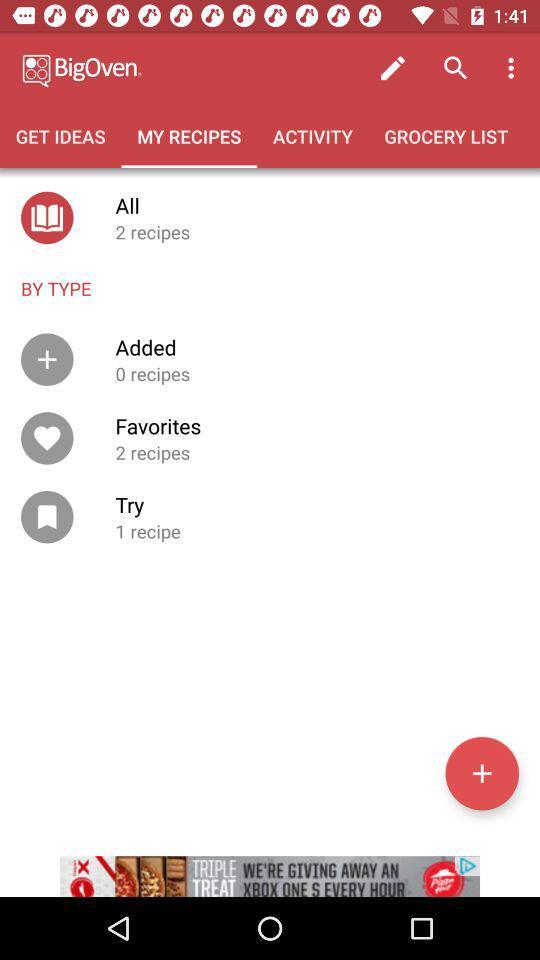 Image resolution: width=540 pixels, height=960 pixels. What do you see at coordinates (481, 772) in the screenshot?
I see `page` at bounding box center [481, 772].